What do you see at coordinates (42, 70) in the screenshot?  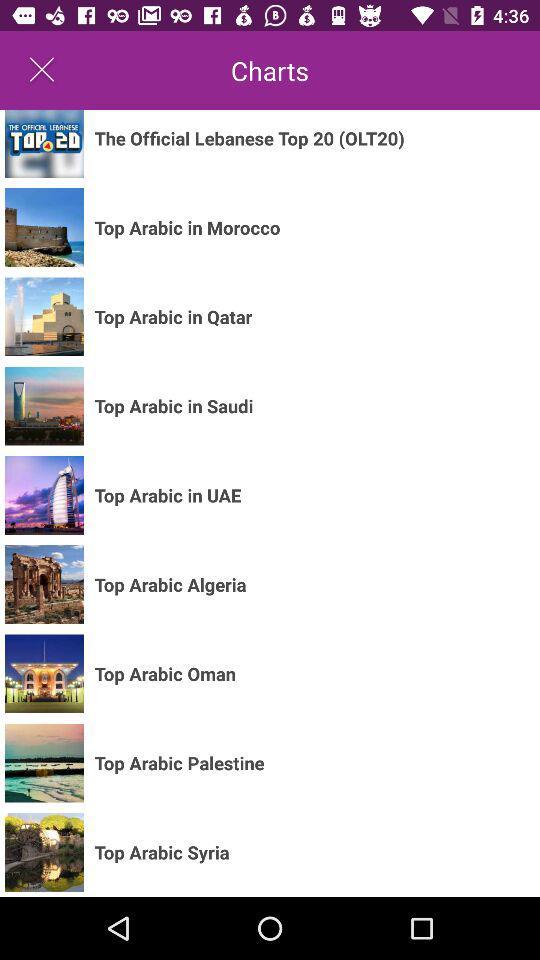 I see `exit page` at bounding box center [42, 70].